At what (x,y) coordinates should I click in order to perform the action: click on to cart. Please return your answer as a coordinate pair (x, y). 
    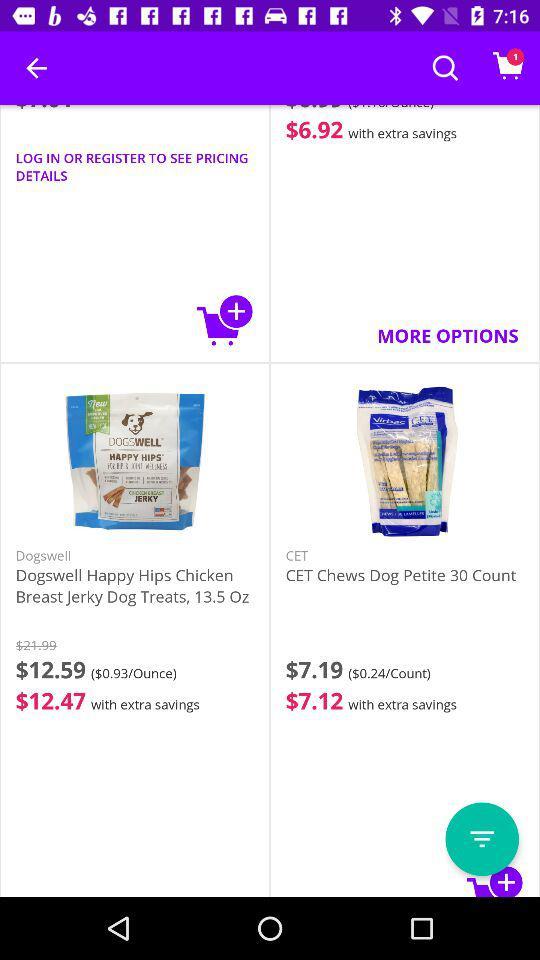
    Looking at the image, I should click on (224, 320).